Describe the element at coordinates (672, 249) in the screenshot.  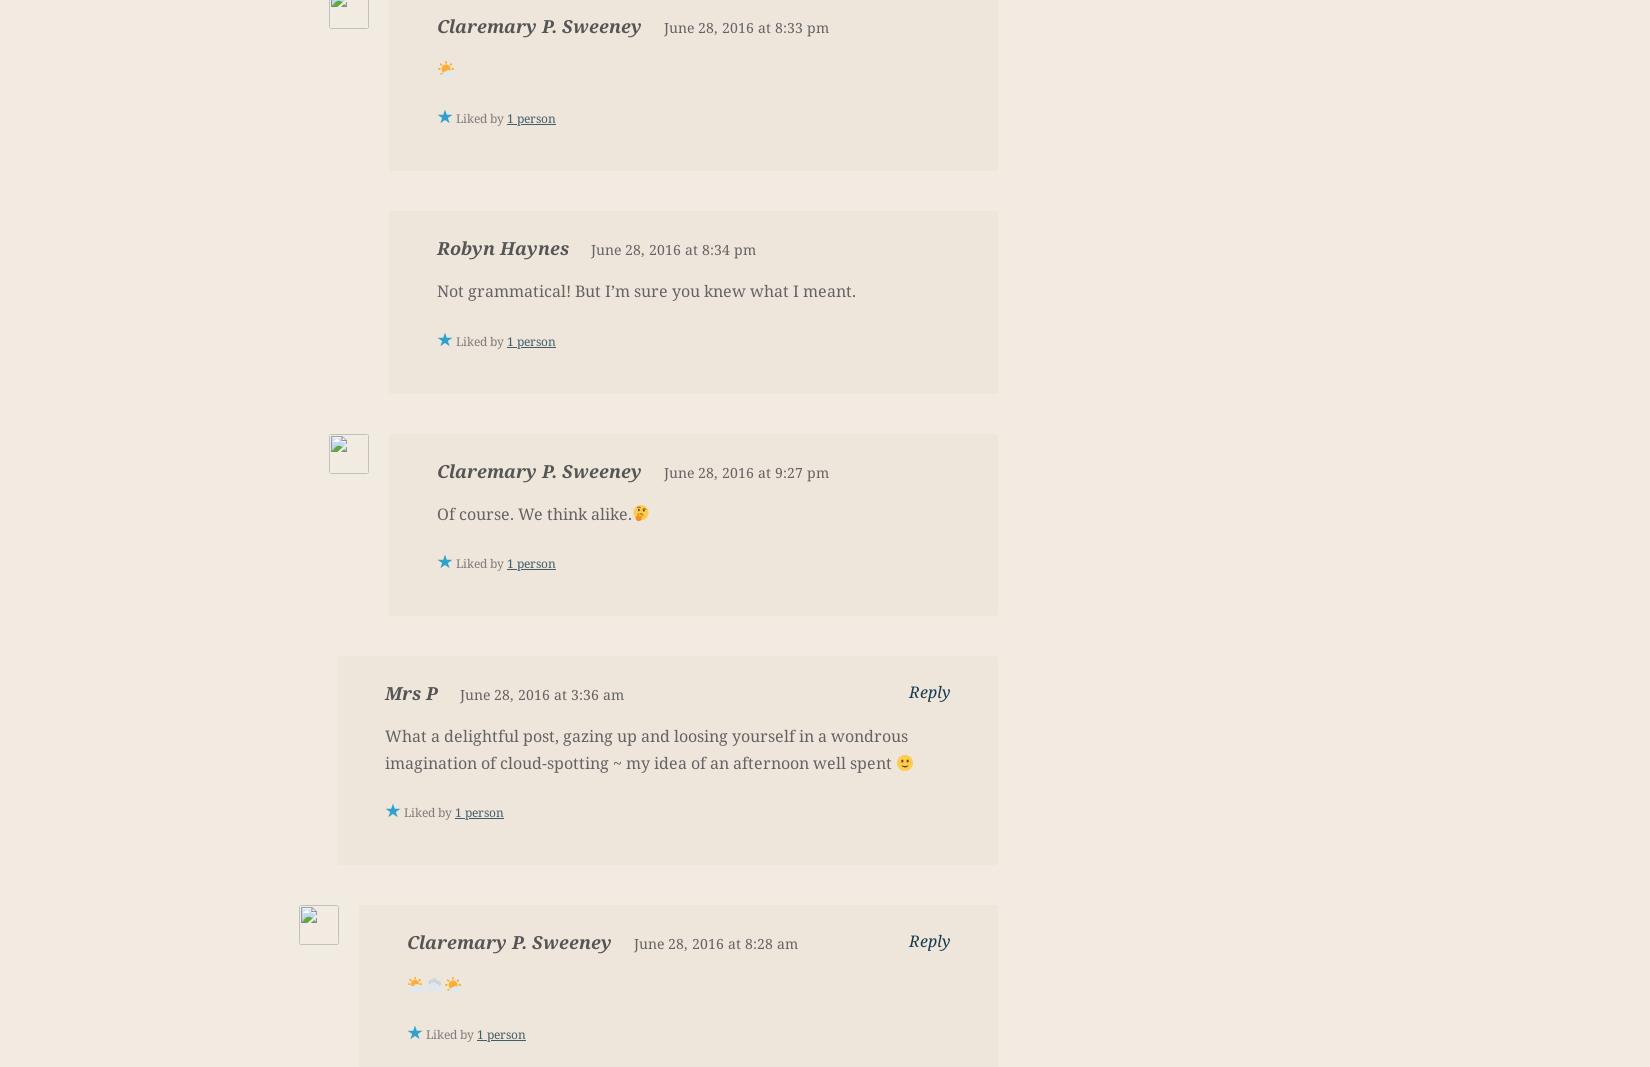
I see `'June 28, 2016 at 8:34 pm'` at that location.